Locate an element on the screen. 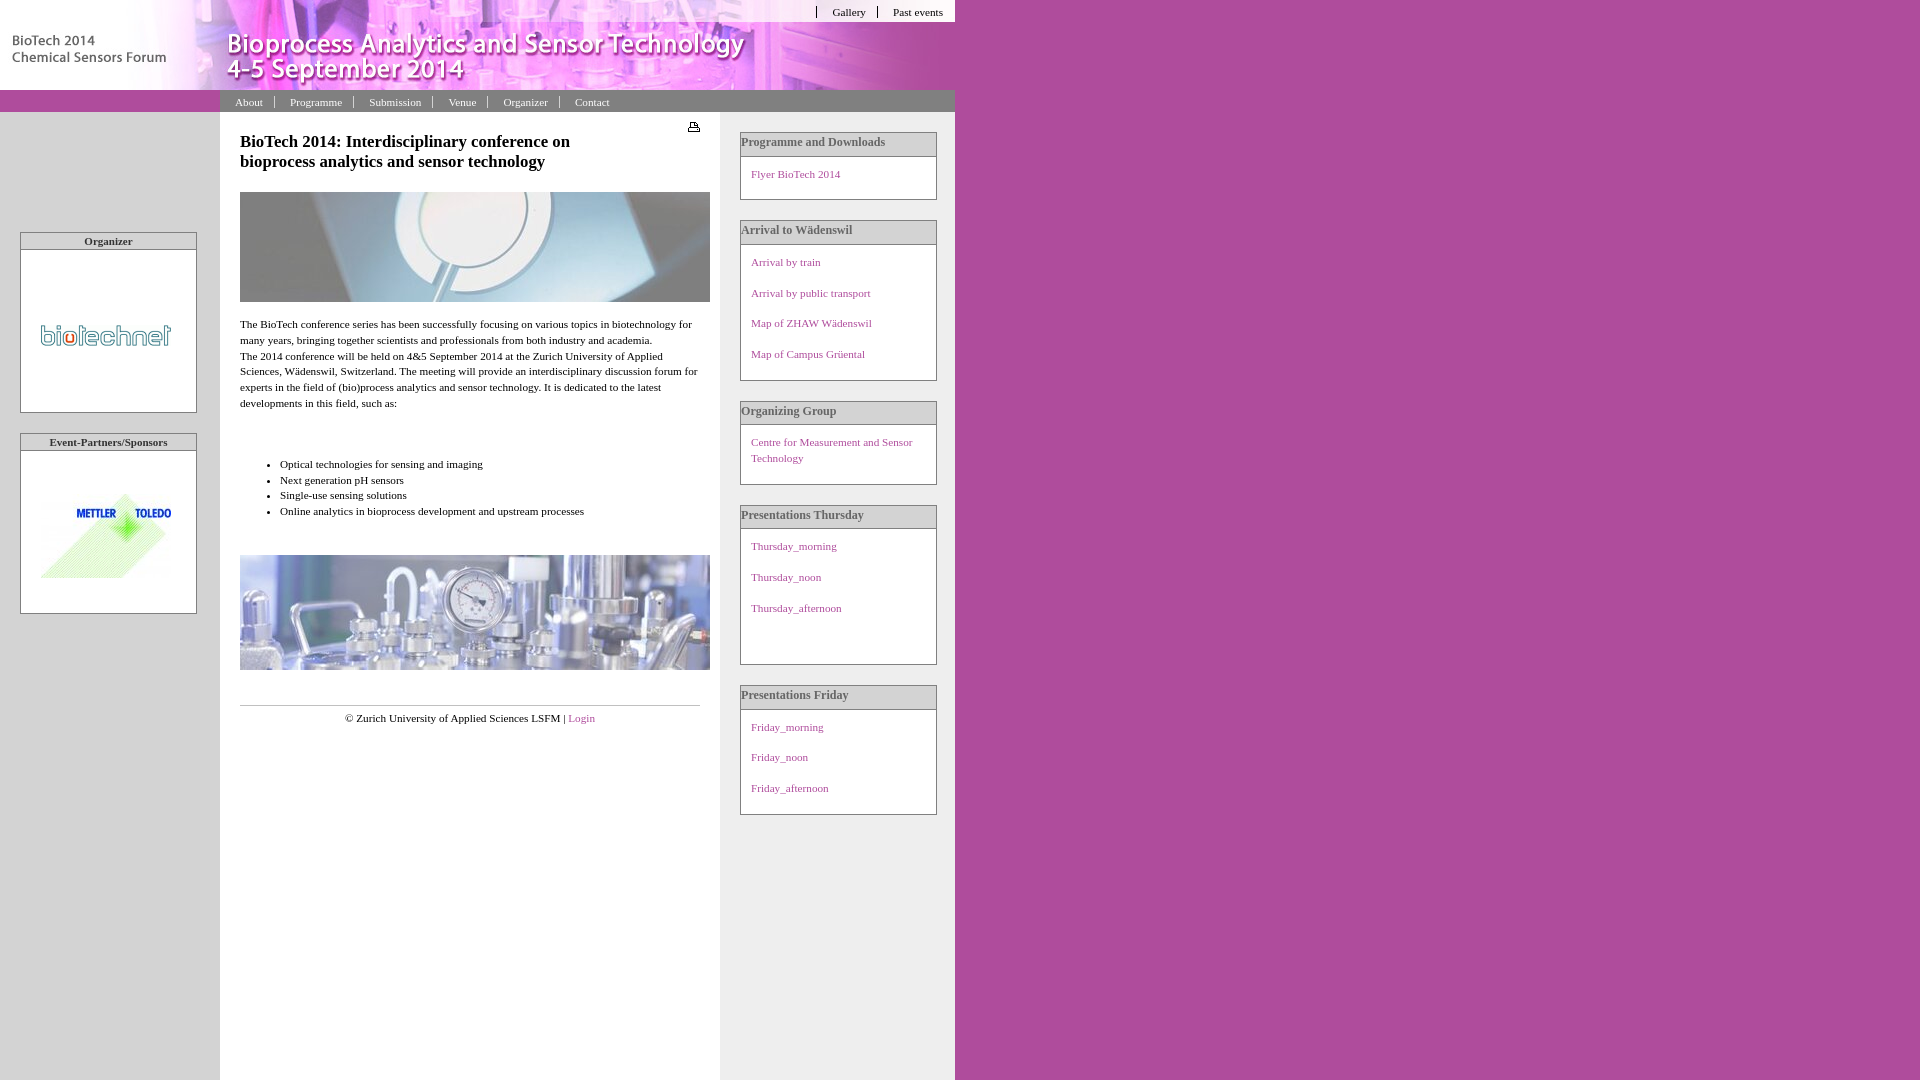 This screenshot has width=1920, height=1080. 'About' is located at coordinates (220, 101).